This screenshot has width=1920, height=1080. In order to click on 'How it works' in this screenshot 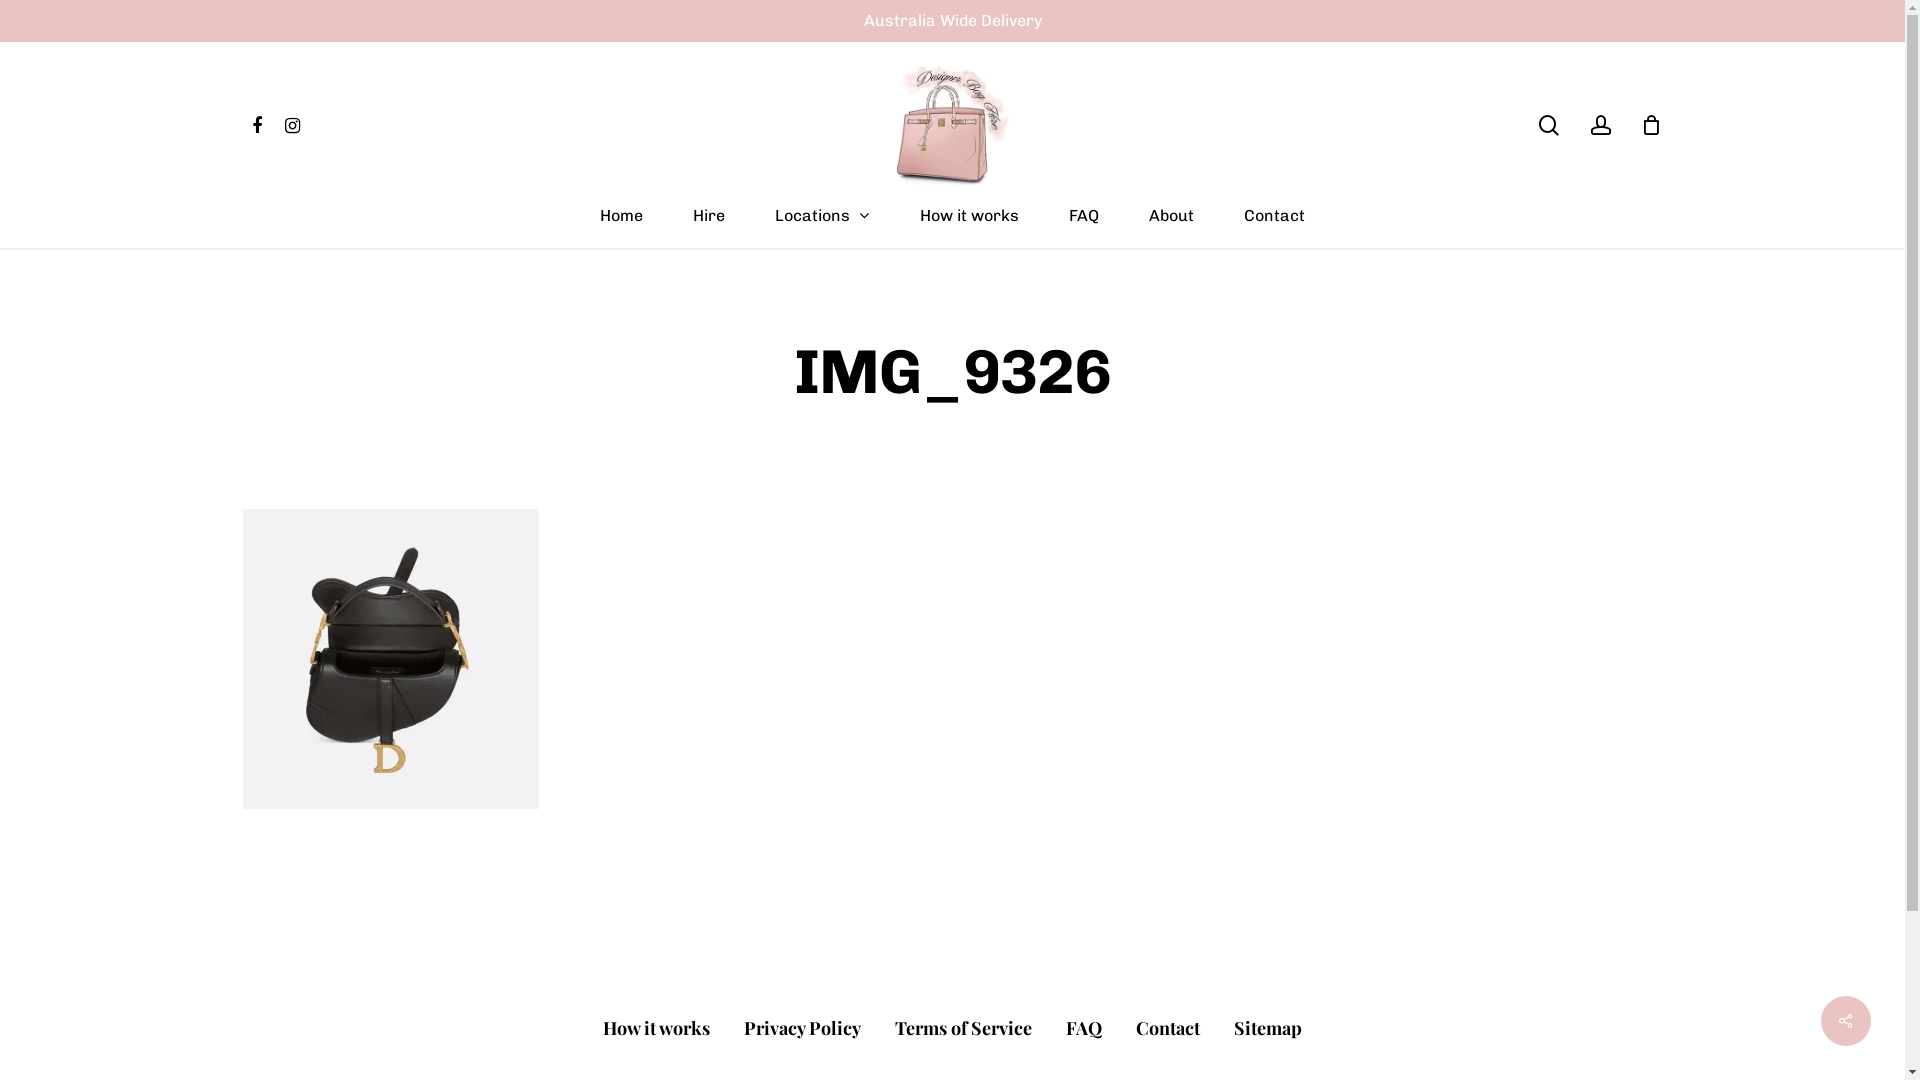, I will do `click(656, 1028)`.